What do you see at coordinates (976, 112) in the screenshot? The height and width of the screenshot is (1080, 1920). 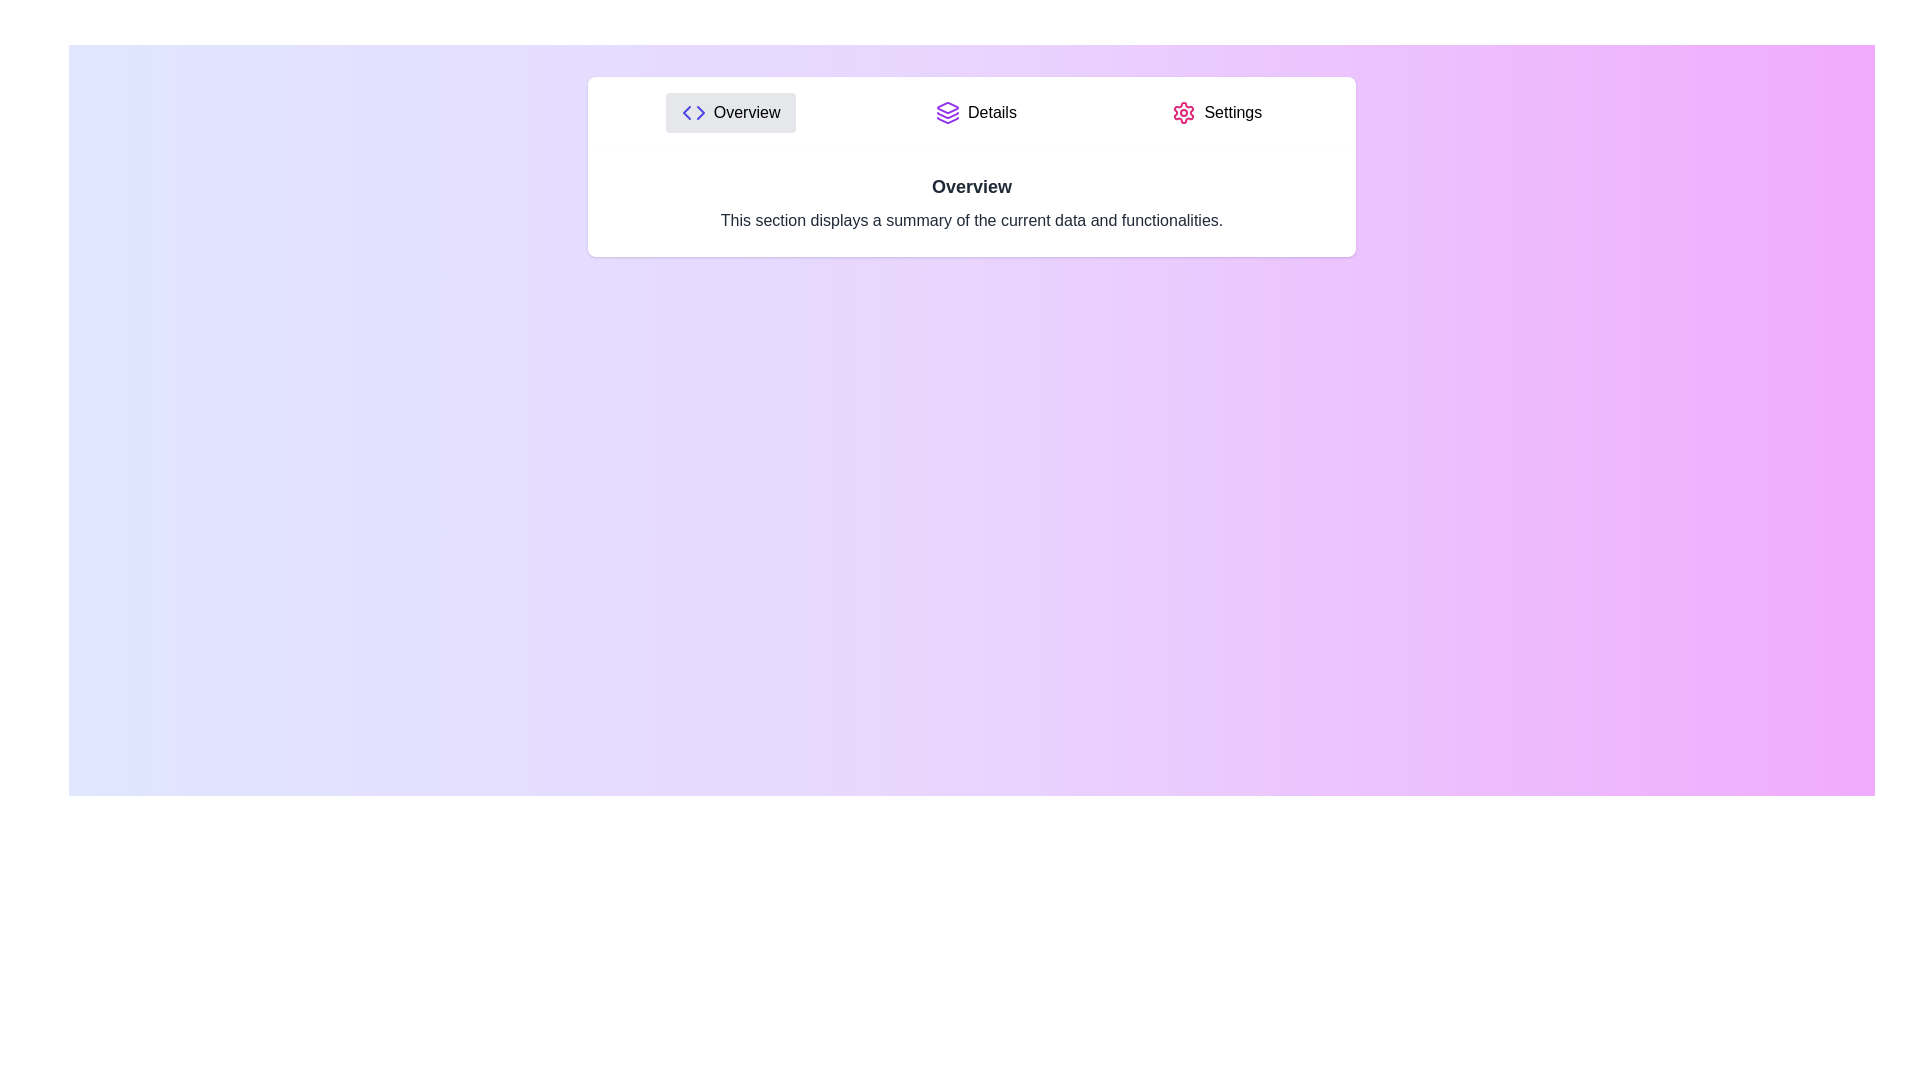 I see `the 'Details' tab button, which is the second of three tabs with a purple icon of stacked layers, to switch to the details view` at bounding box center [976, 112].